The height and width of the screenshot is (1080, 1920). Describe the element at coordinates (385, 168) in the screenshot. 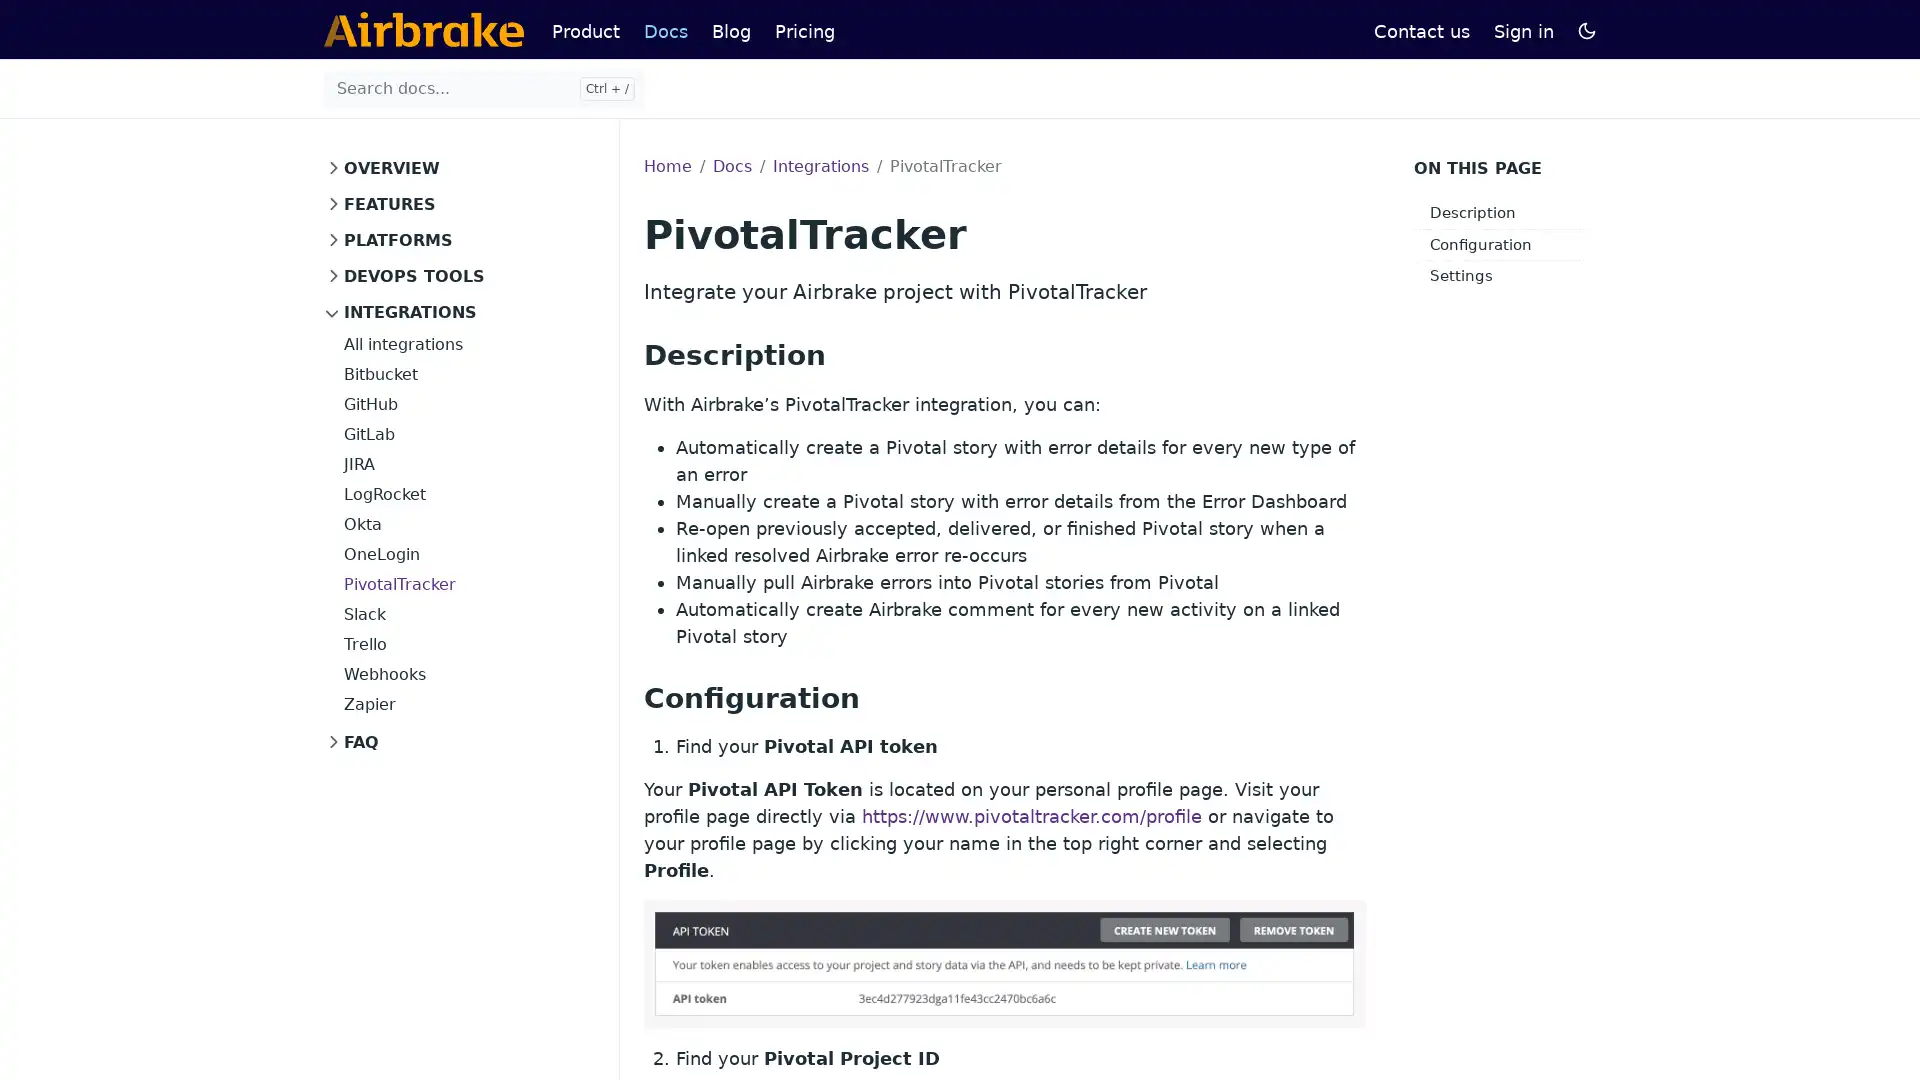

I see `OVERVIEW` at that location.